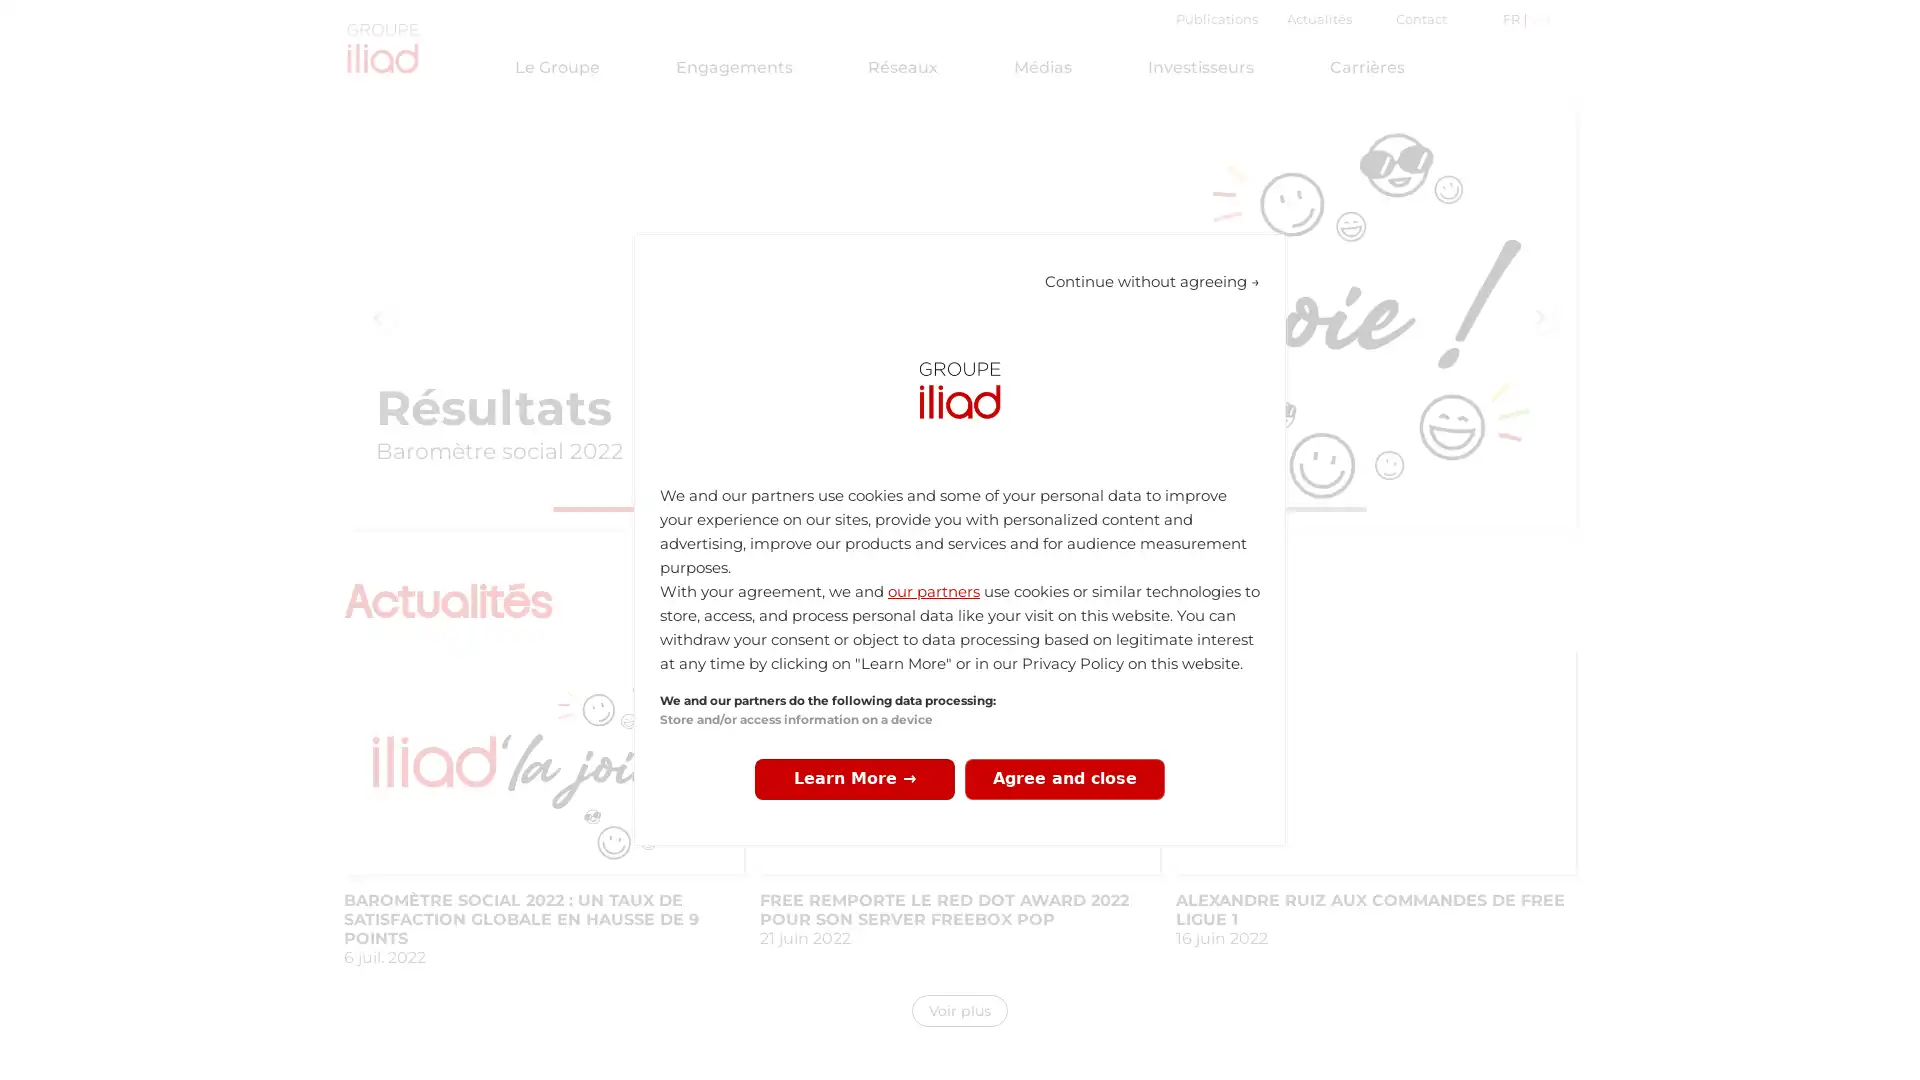 This screenshot has height=1080, width=1920. I want to click on Agree to our data processing and close, so click(1064, 778).